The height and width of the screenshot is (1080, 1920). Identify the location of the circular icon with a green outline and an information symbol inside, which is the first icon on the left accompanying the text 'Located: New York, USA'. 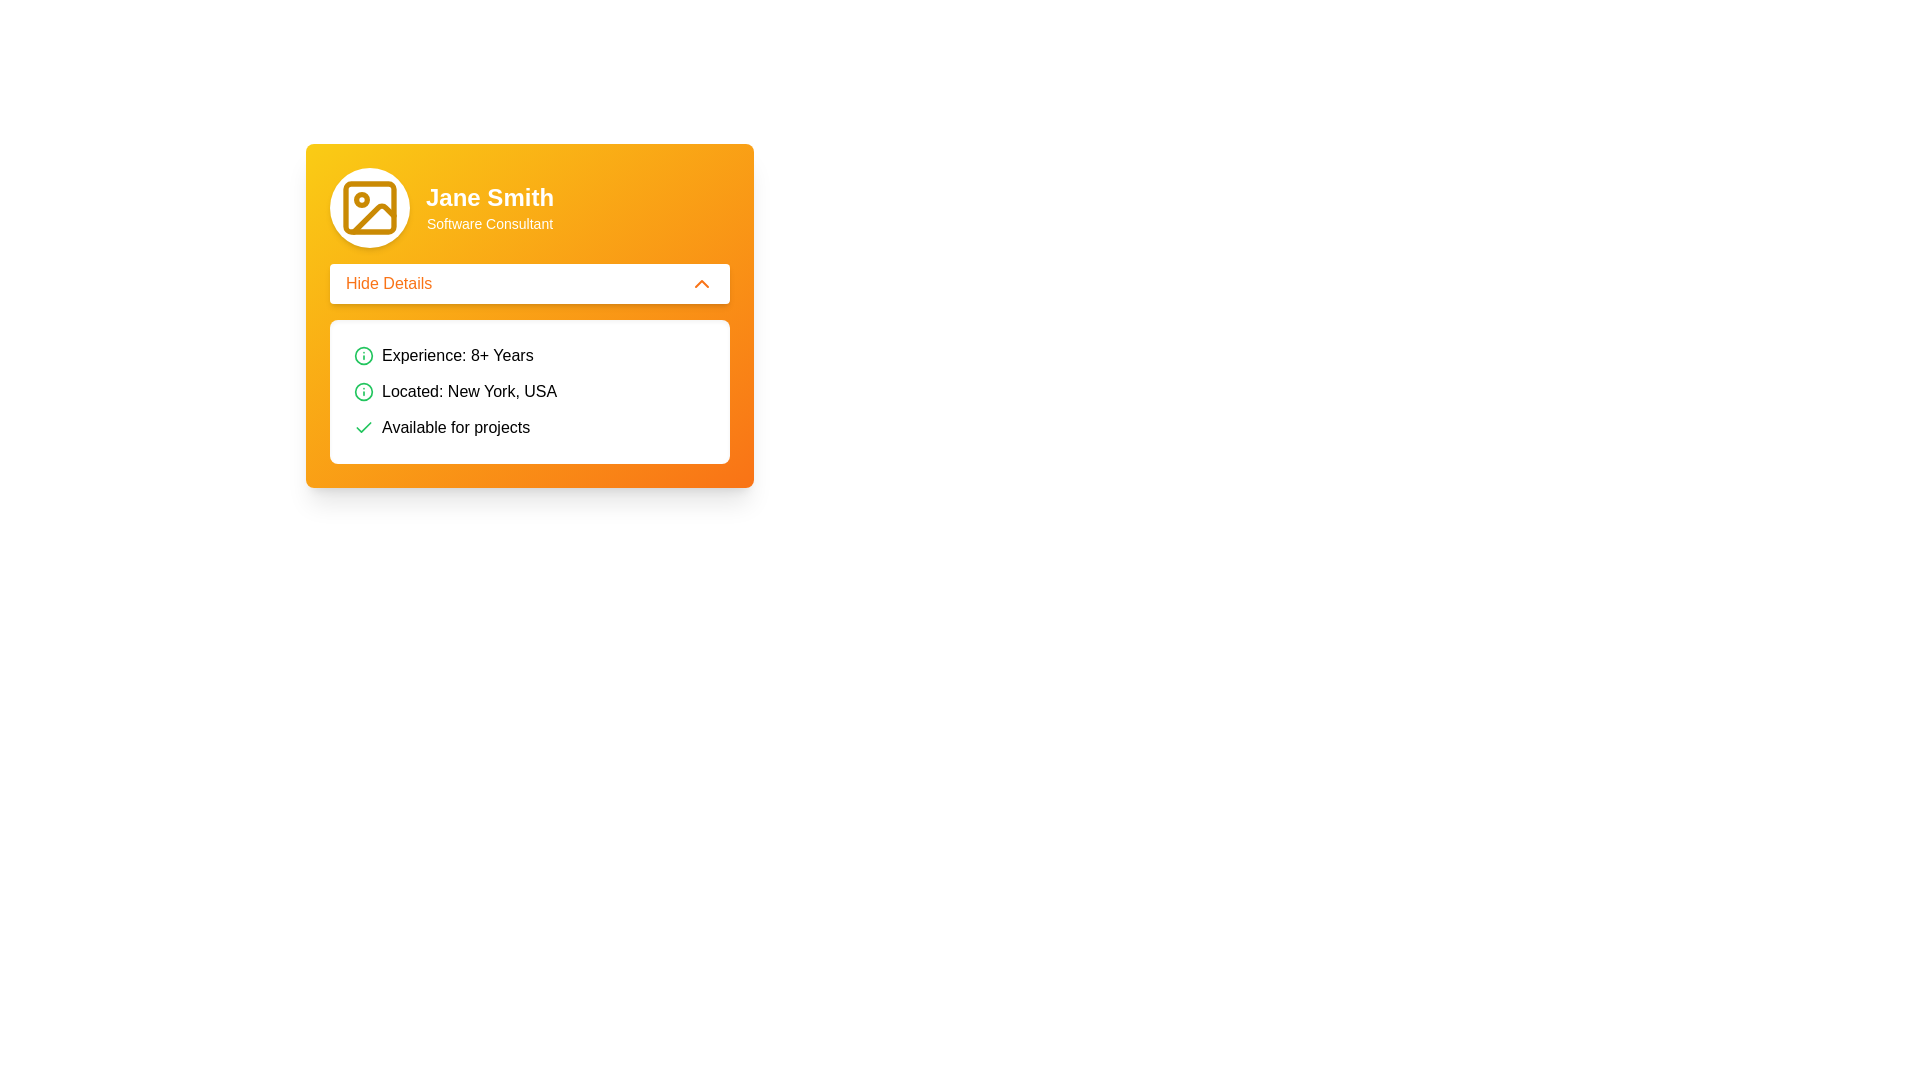
(364, 392).